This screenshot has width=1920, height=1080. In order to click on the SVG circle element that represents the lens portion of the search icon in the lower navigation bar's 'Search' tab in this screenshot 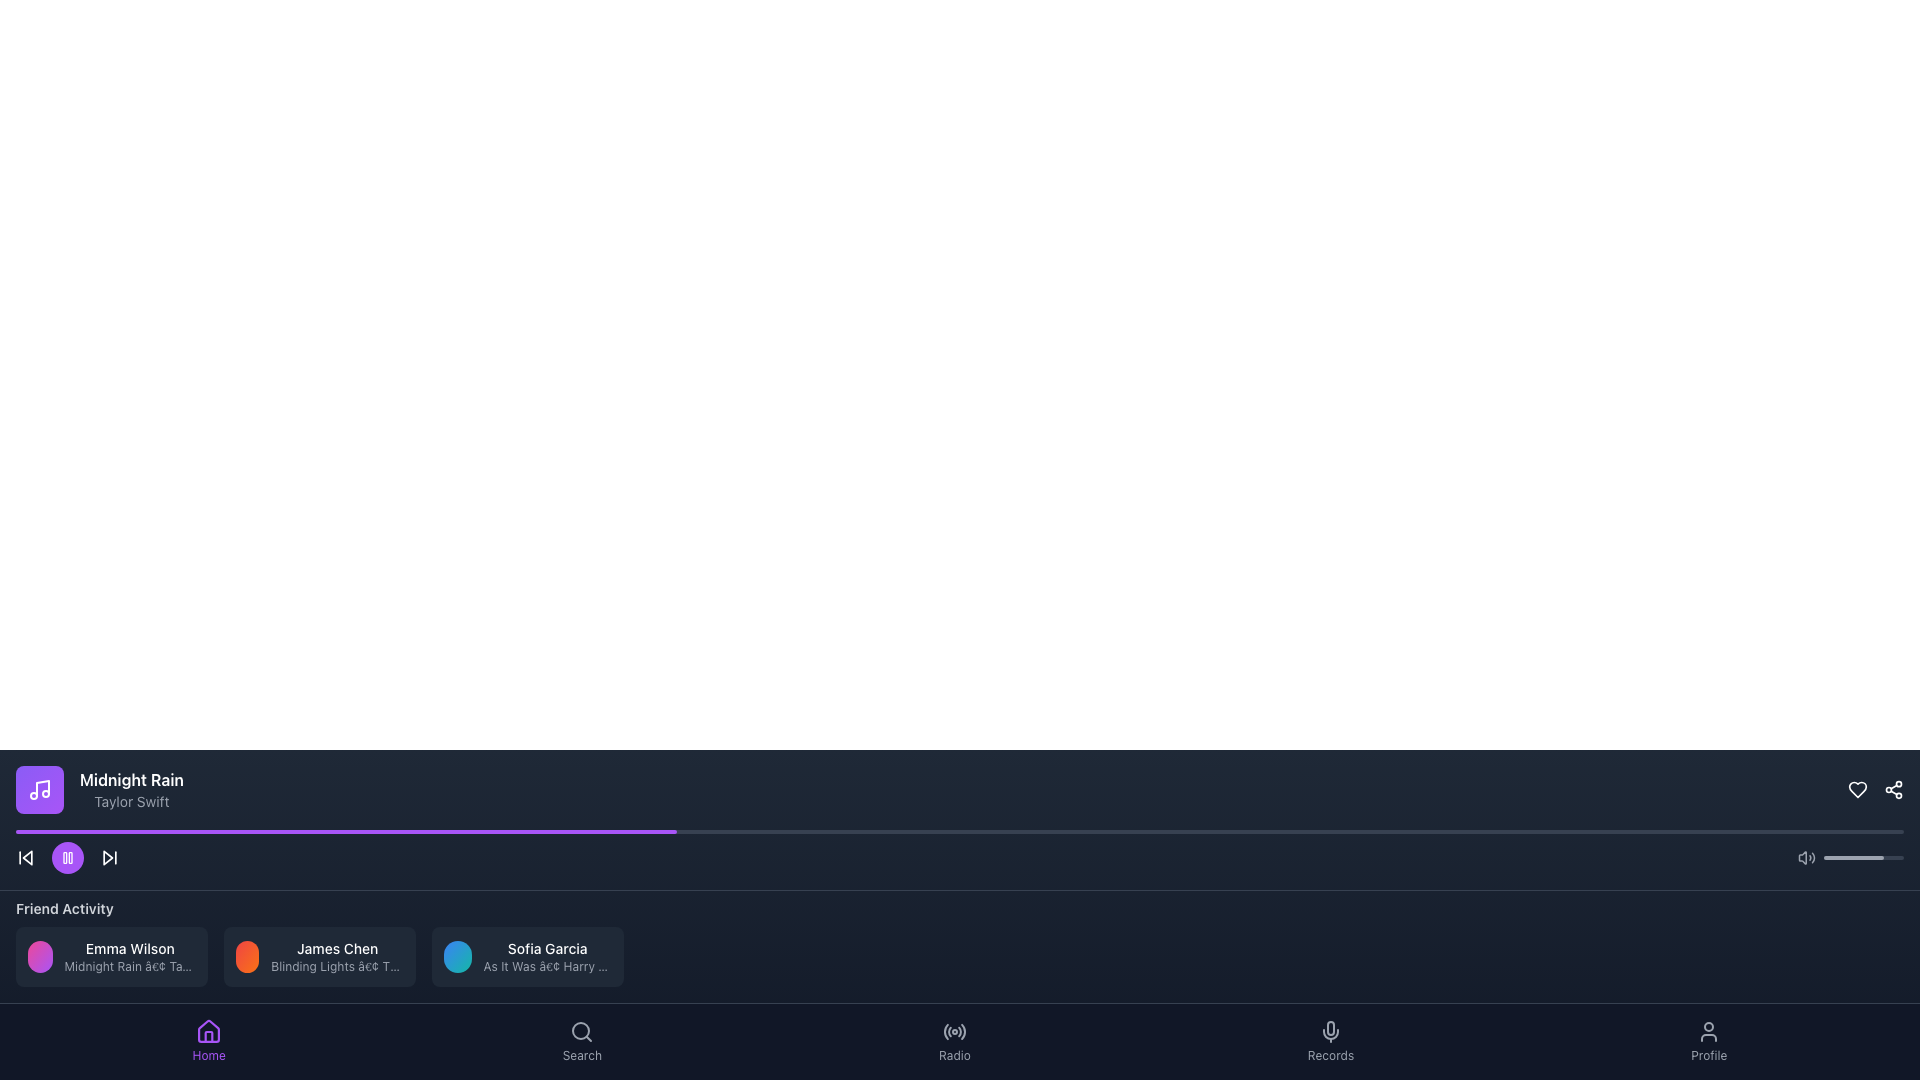, I will do `click(580, 1030)`.